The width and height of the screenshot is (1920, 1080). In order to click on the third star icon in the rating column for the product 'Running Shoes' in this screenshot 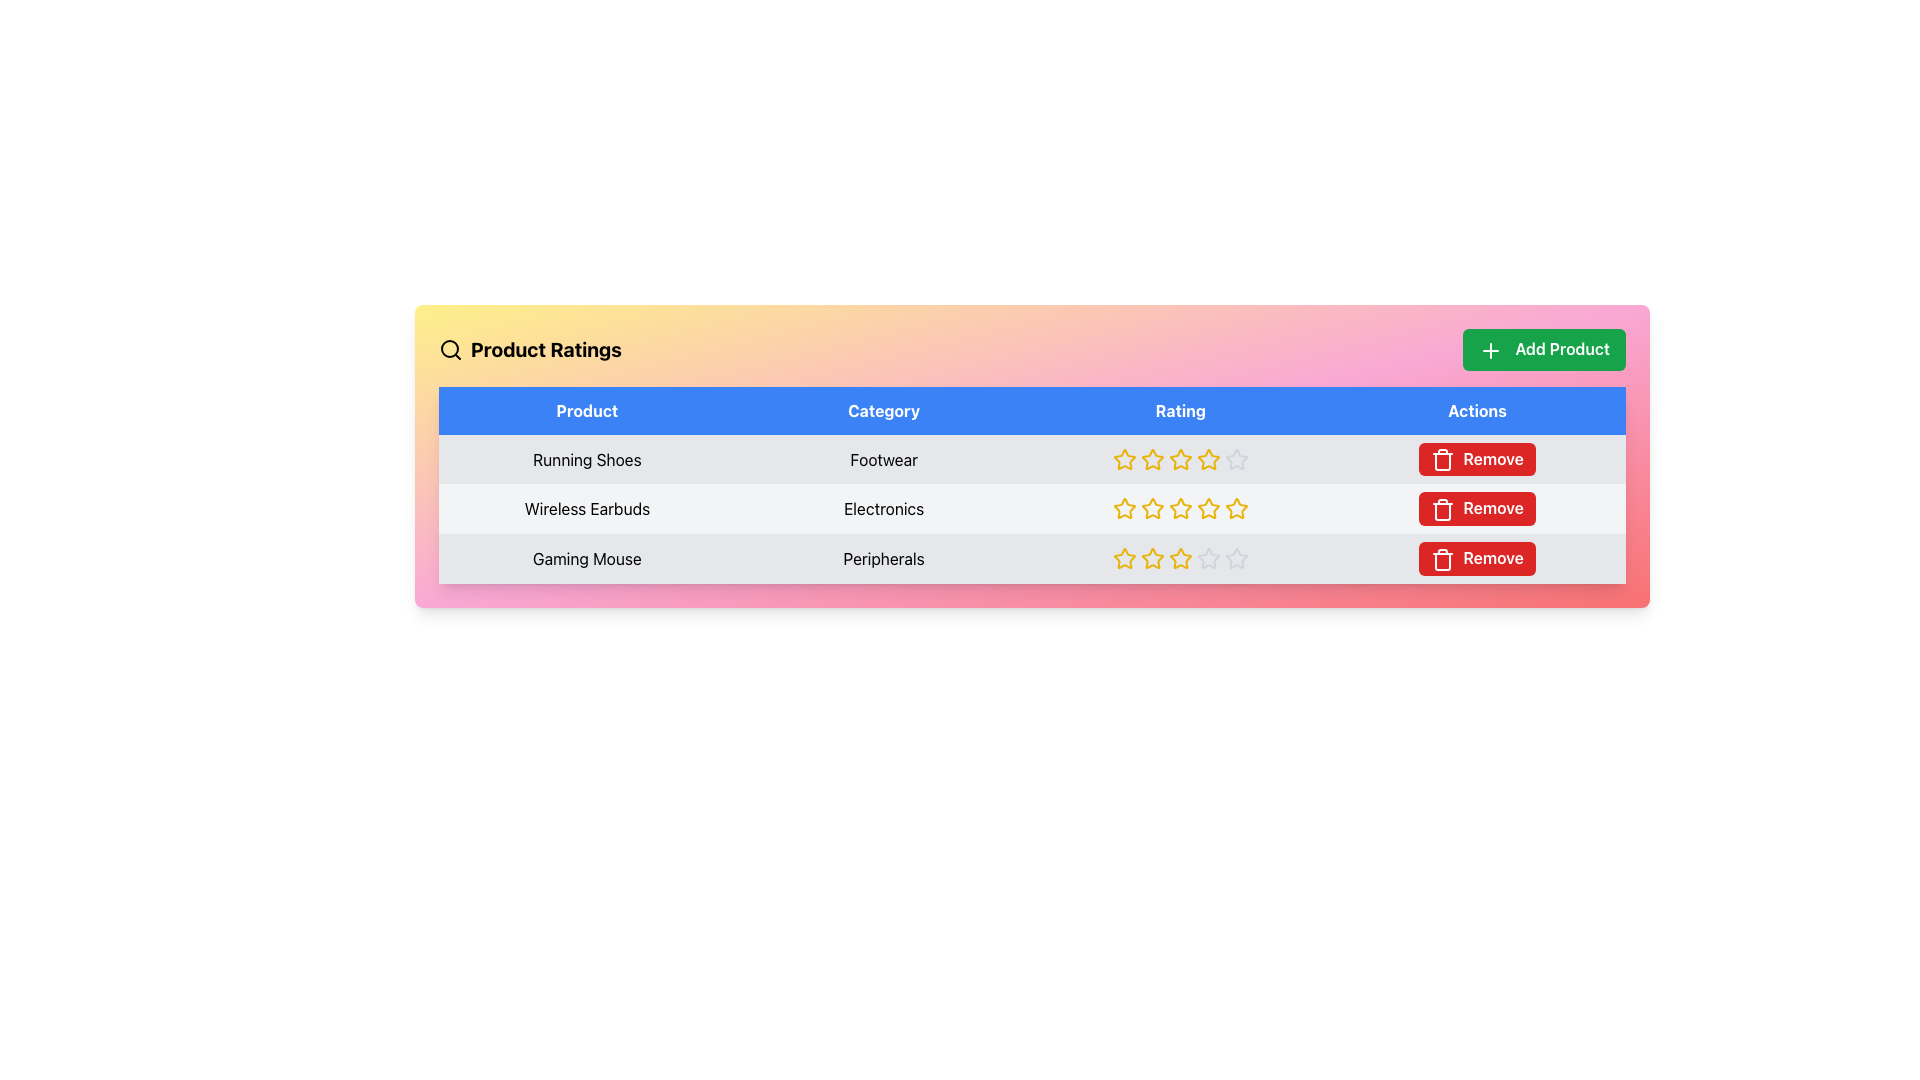, I will do `click(1180, 459)`.